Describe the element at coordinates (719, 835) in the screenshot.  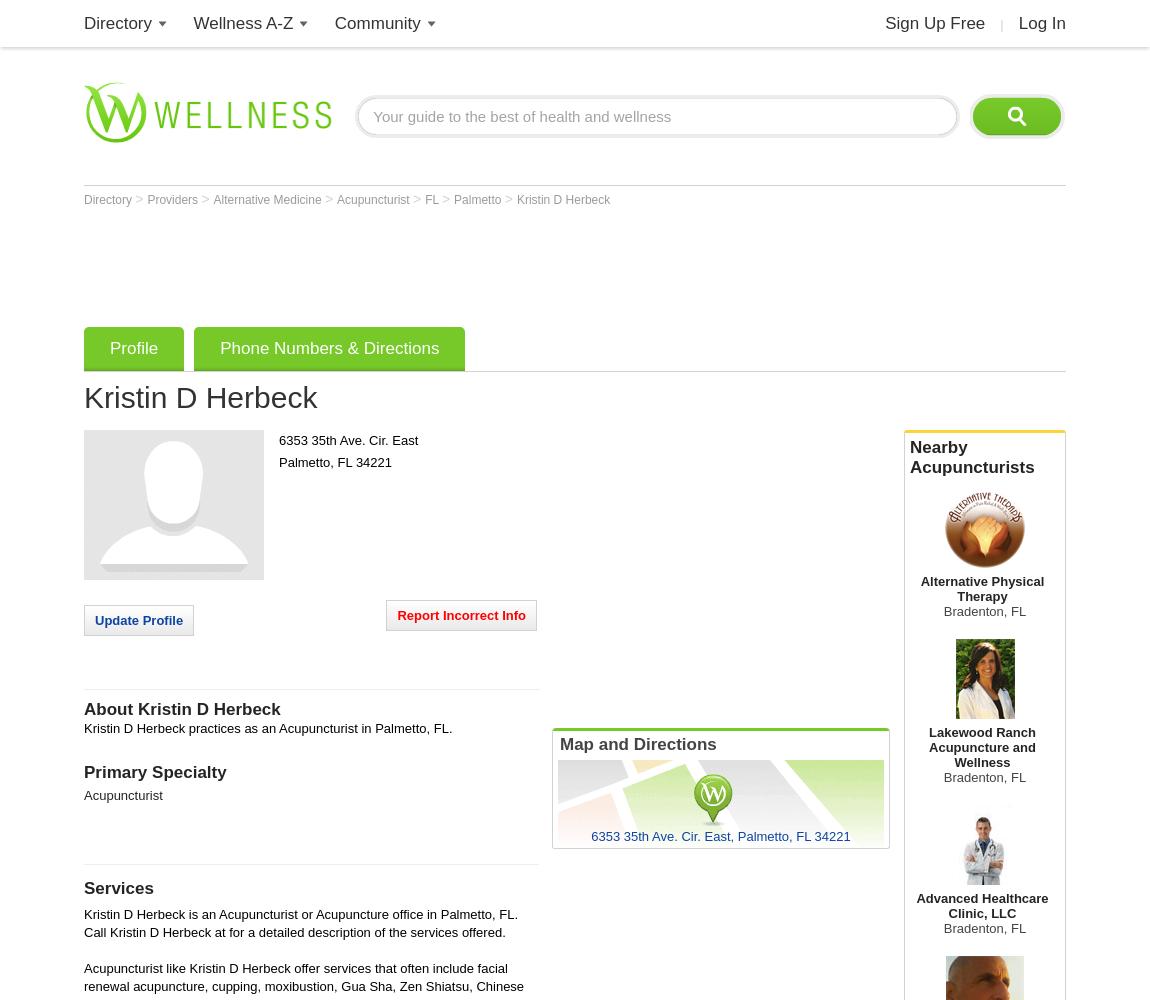
I see `'6353 35th Ave. Cir. East, Palmetto, FL  34221'` at that location.